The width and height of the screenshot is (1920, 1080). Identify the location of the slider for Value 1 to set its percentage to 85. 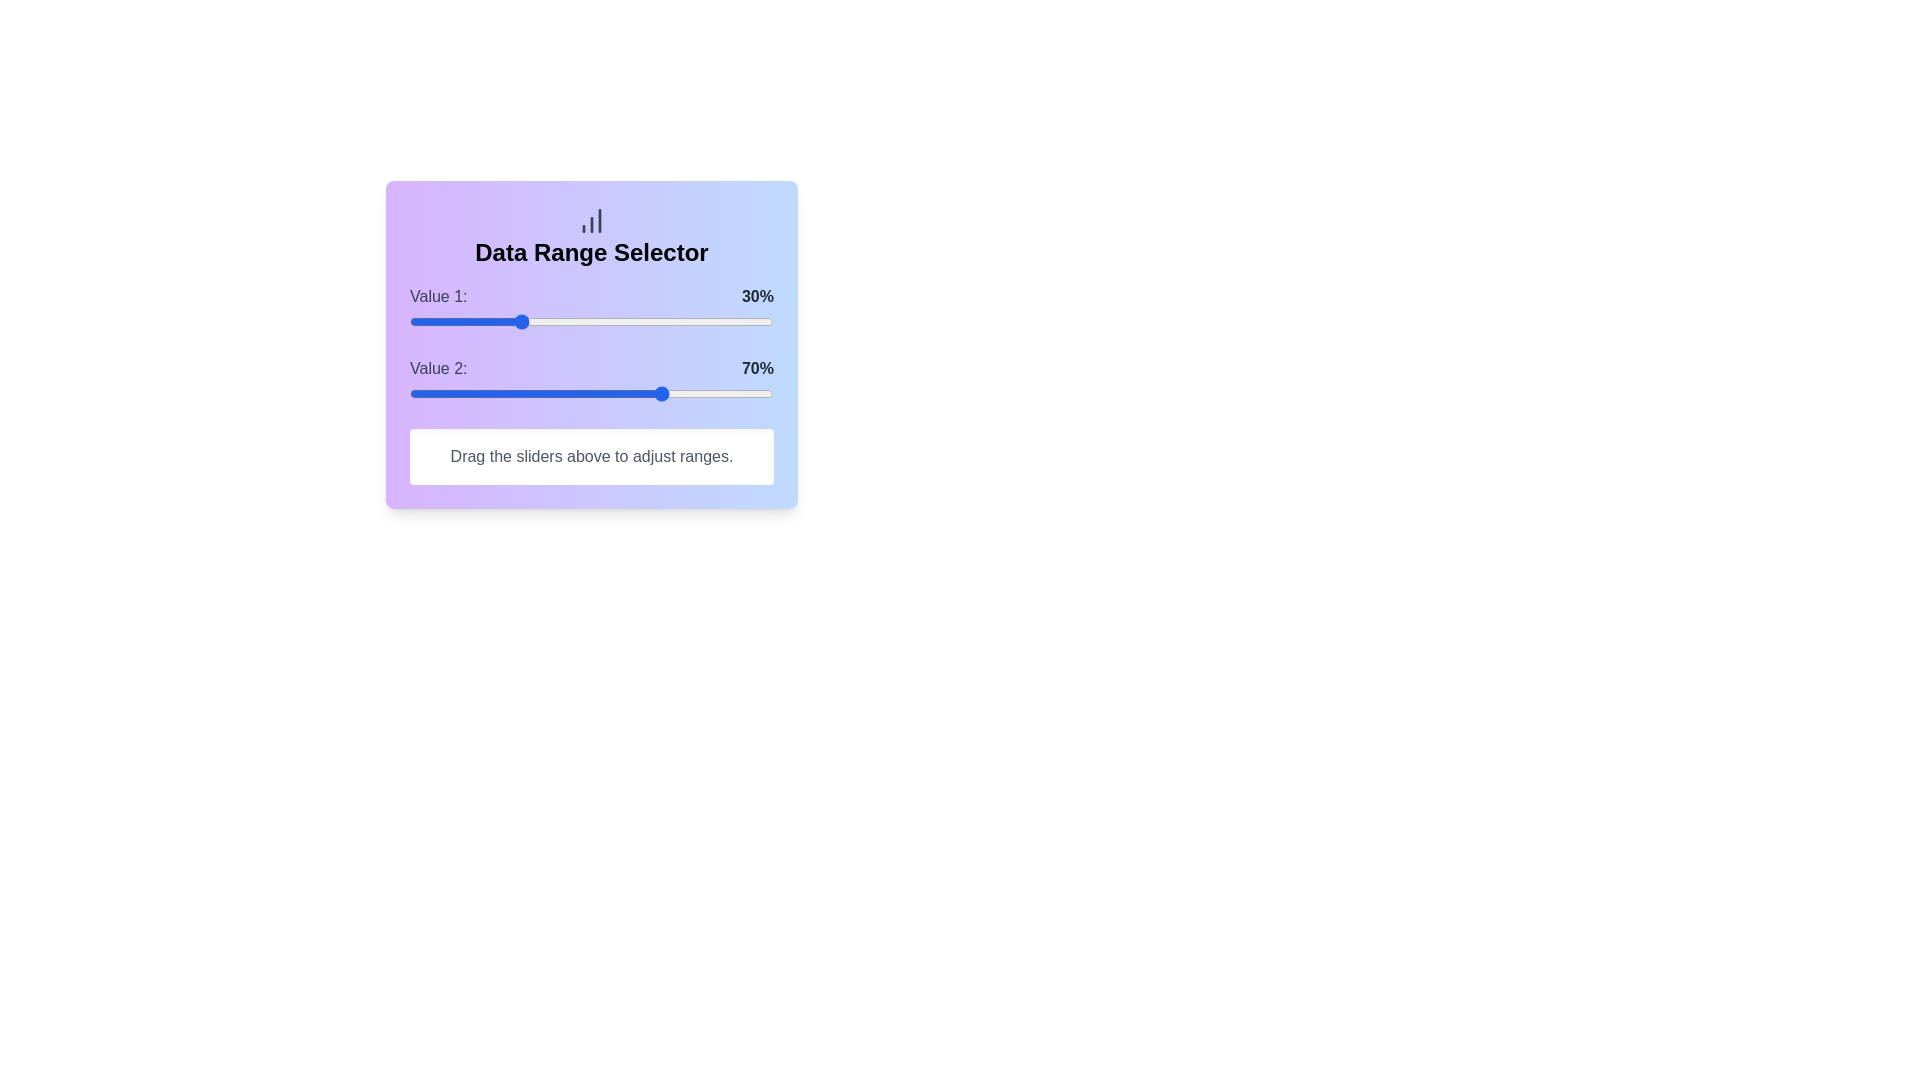
(719, 320).